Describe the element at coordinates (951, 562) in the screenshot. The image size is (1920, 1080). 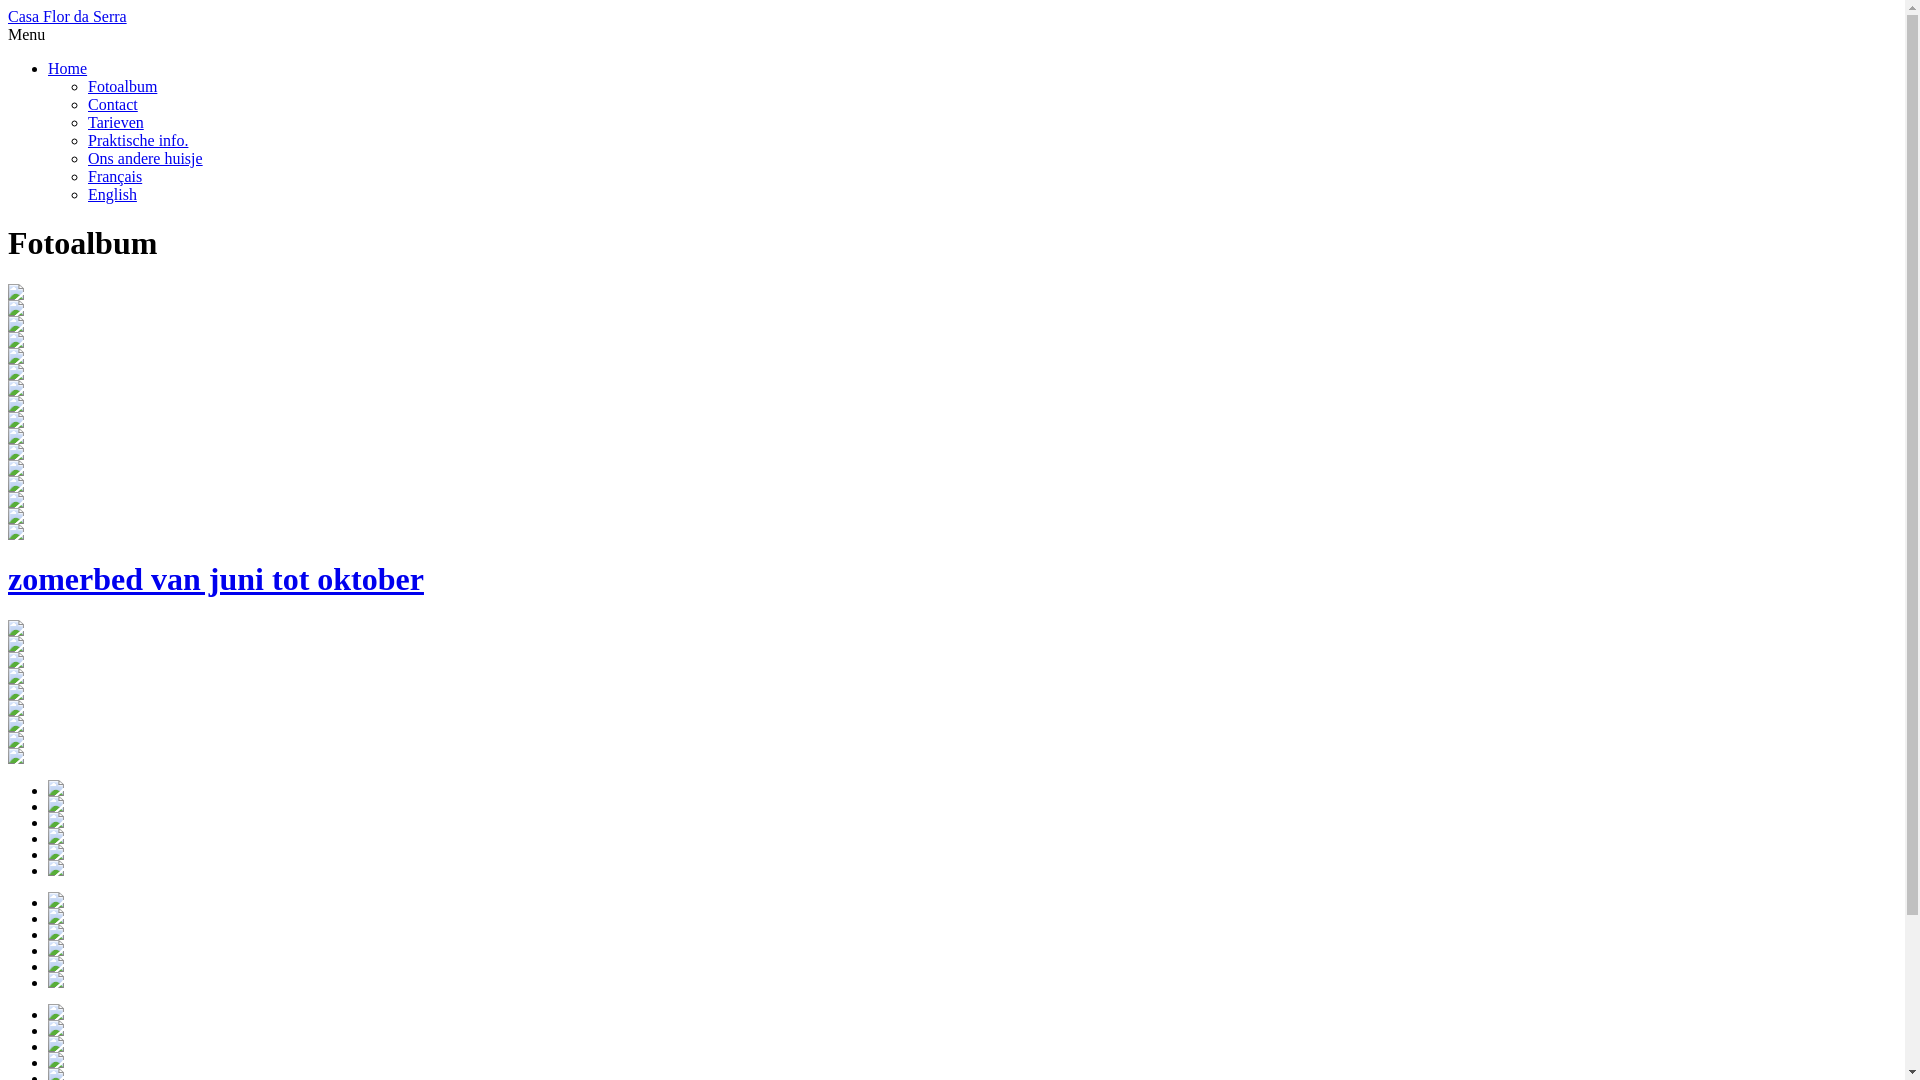
I see `'zomerbed van juni tot oktober'` at that location.